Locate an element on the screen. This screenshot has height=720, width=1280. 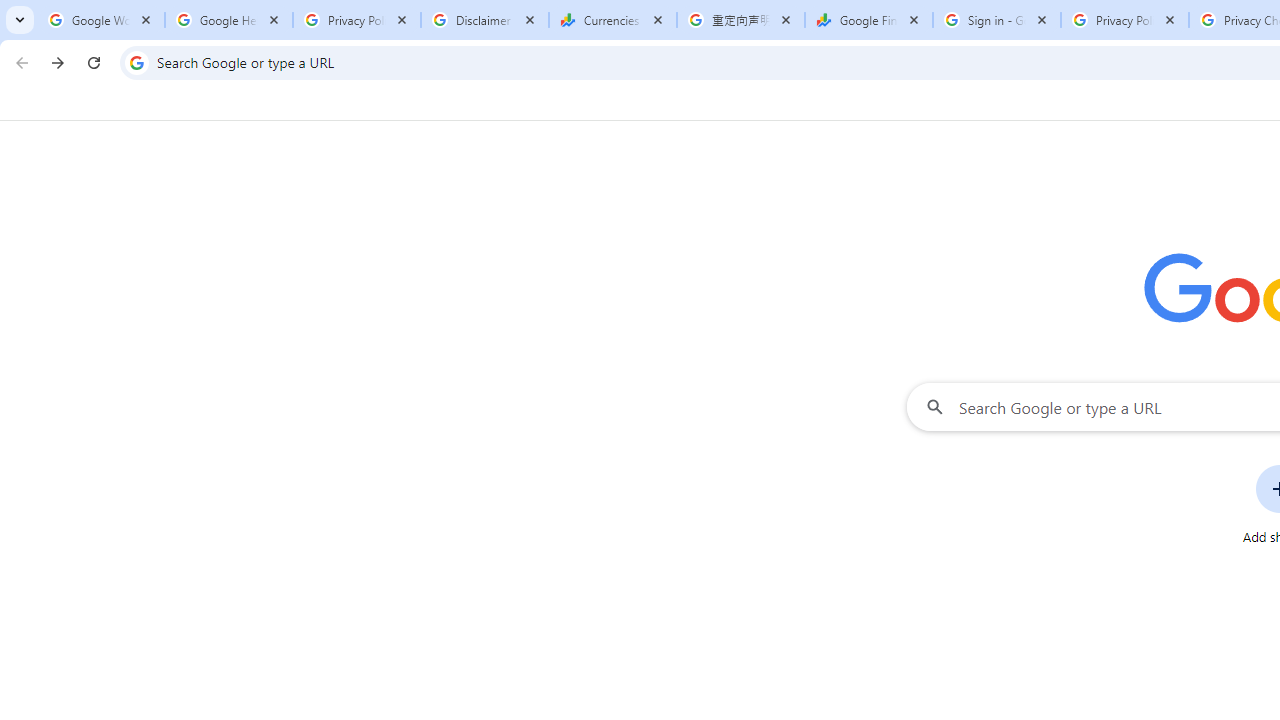
'Sign in - Google Accounts' is located at coordinates (997, 20).